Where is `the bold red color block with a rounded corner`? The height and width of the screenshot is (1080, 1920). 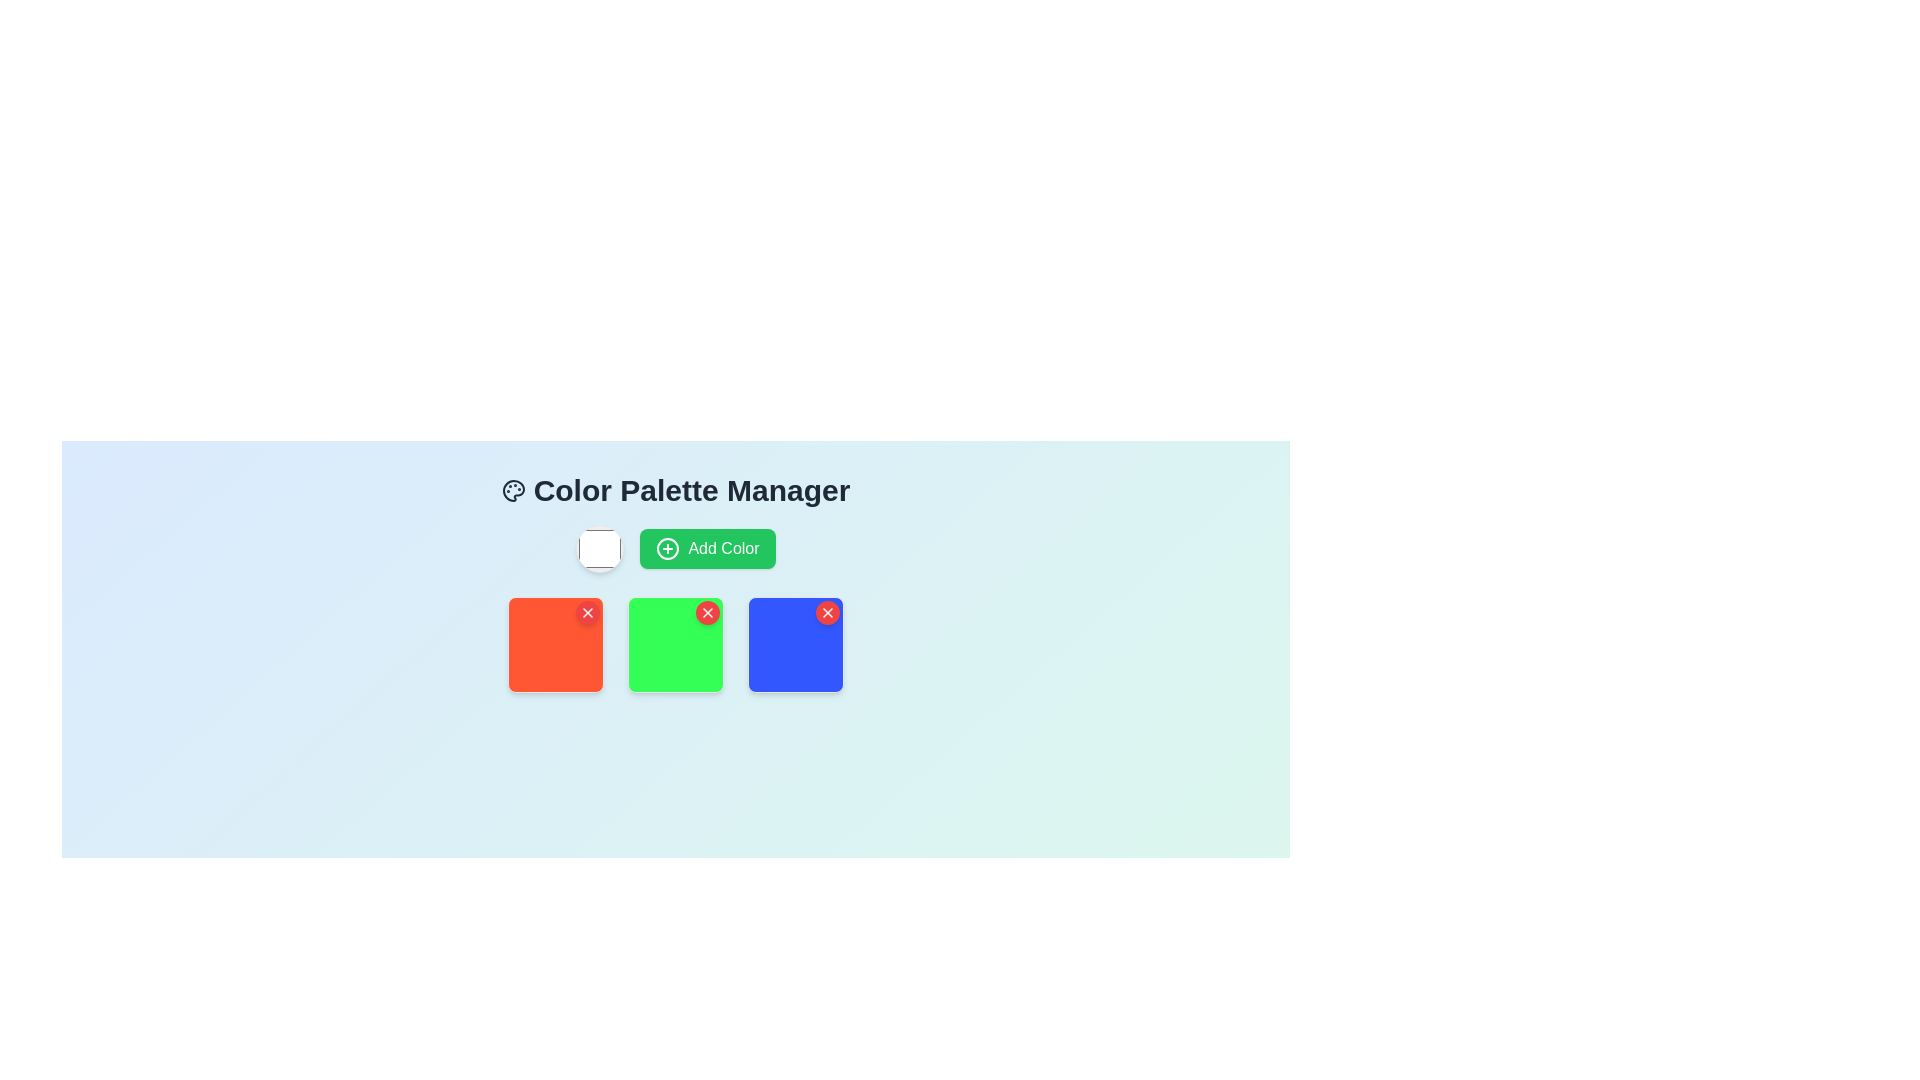
the bold red color block with a rounded corner is located at coordinates (556, 644).